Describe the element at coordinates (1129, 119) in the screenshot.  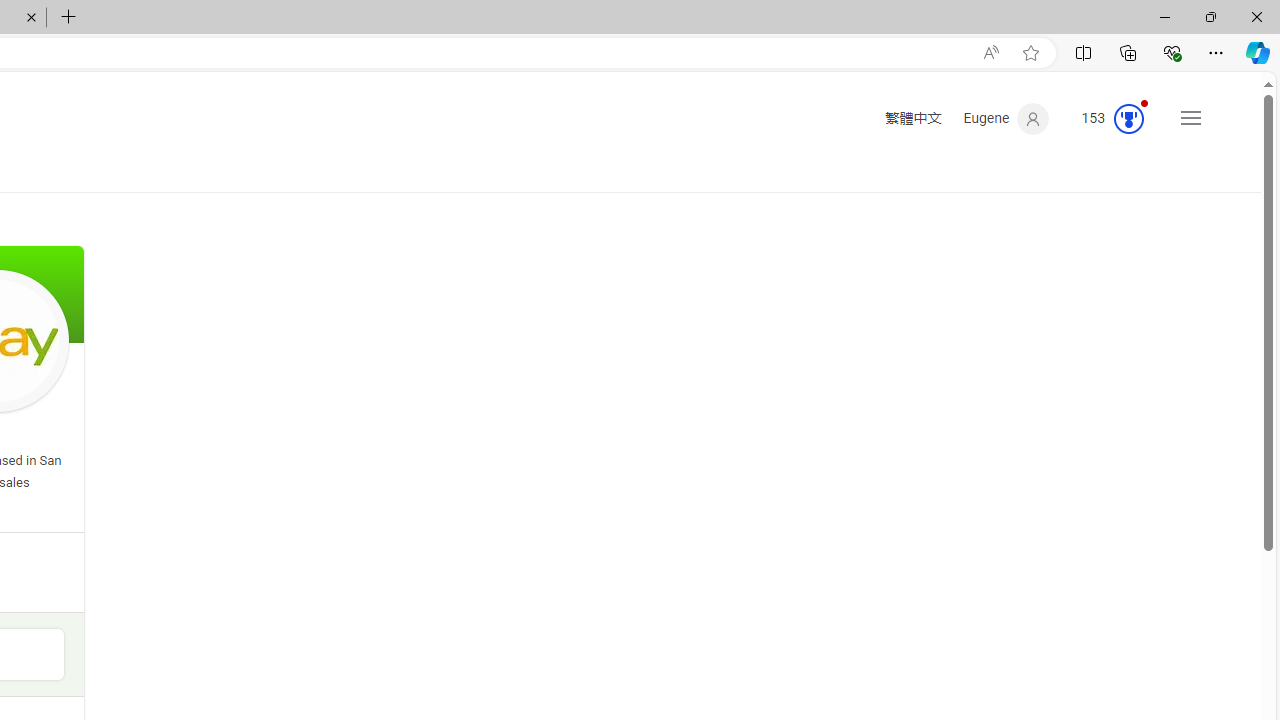
I see `'Class: medal-circled'` at that location.